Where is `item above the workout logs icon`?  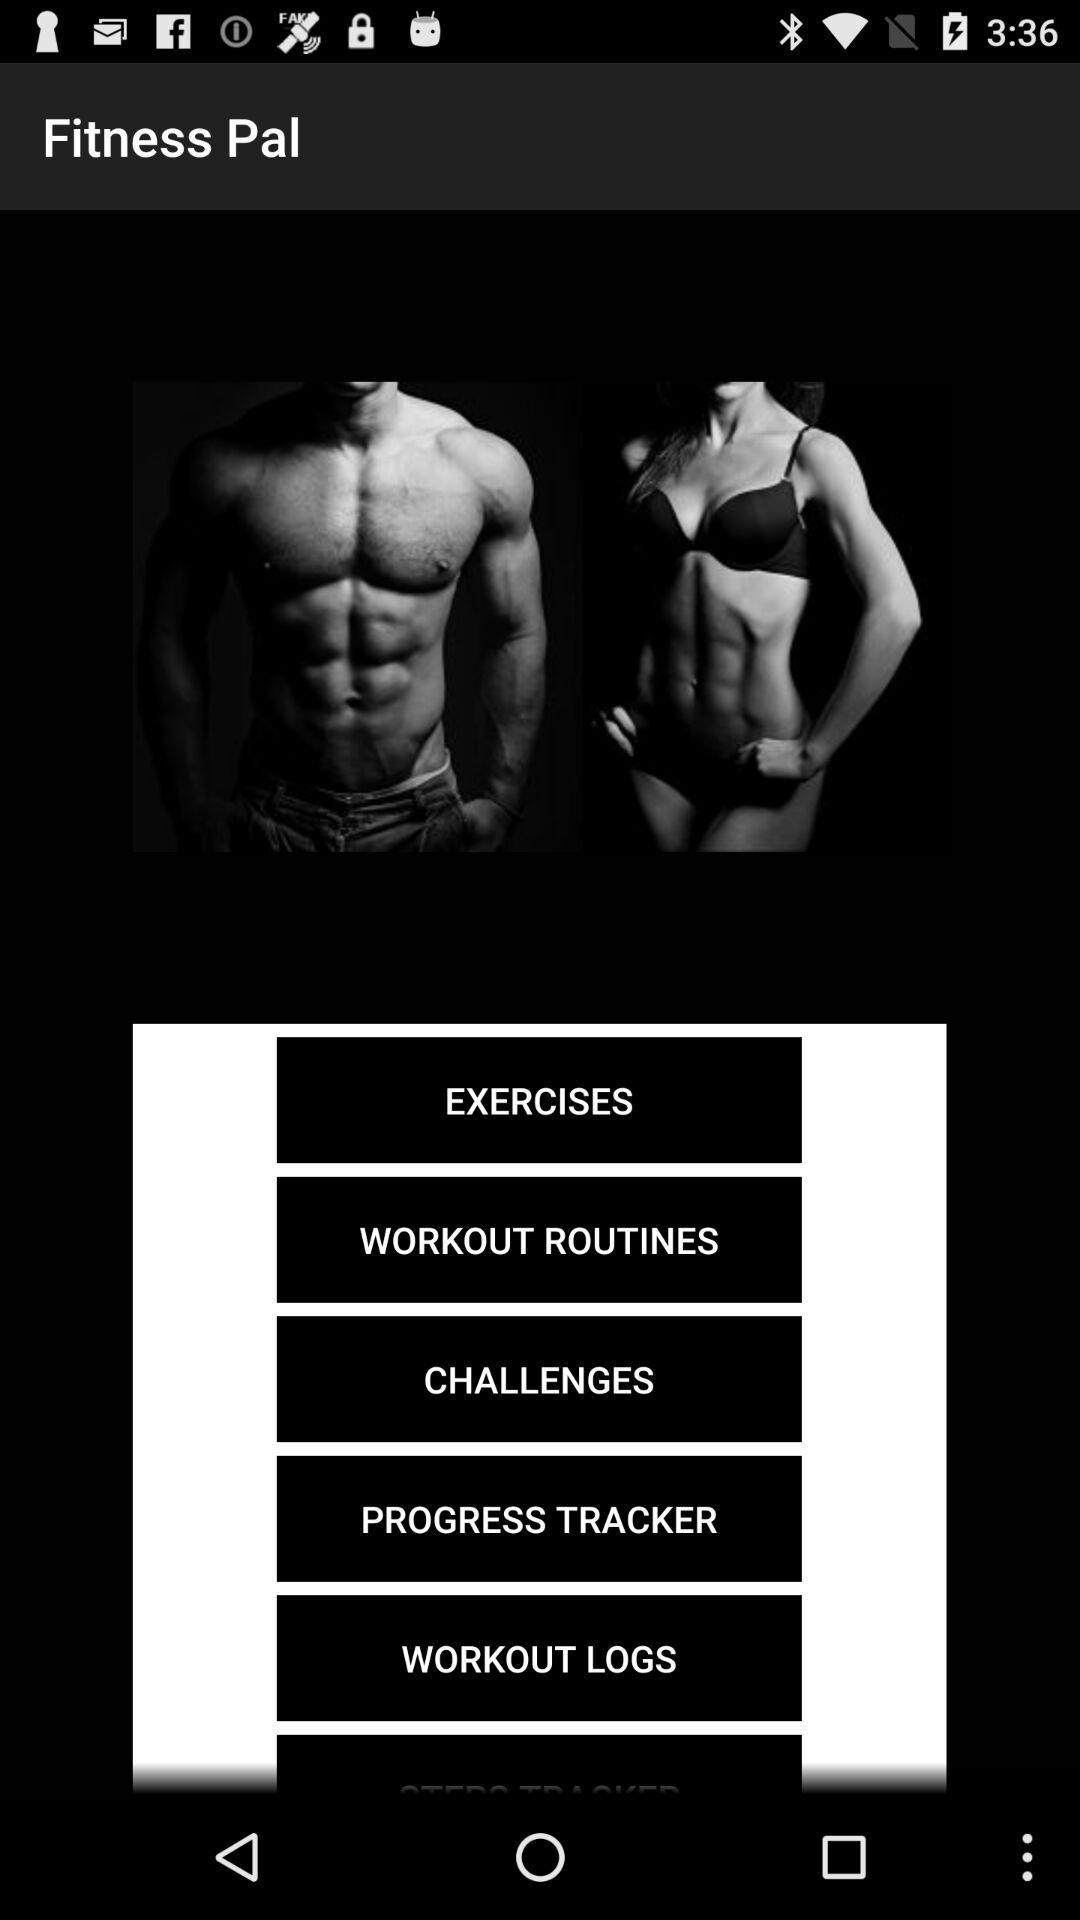
item above the workout logs icon is located at coordinates (538, 1518).